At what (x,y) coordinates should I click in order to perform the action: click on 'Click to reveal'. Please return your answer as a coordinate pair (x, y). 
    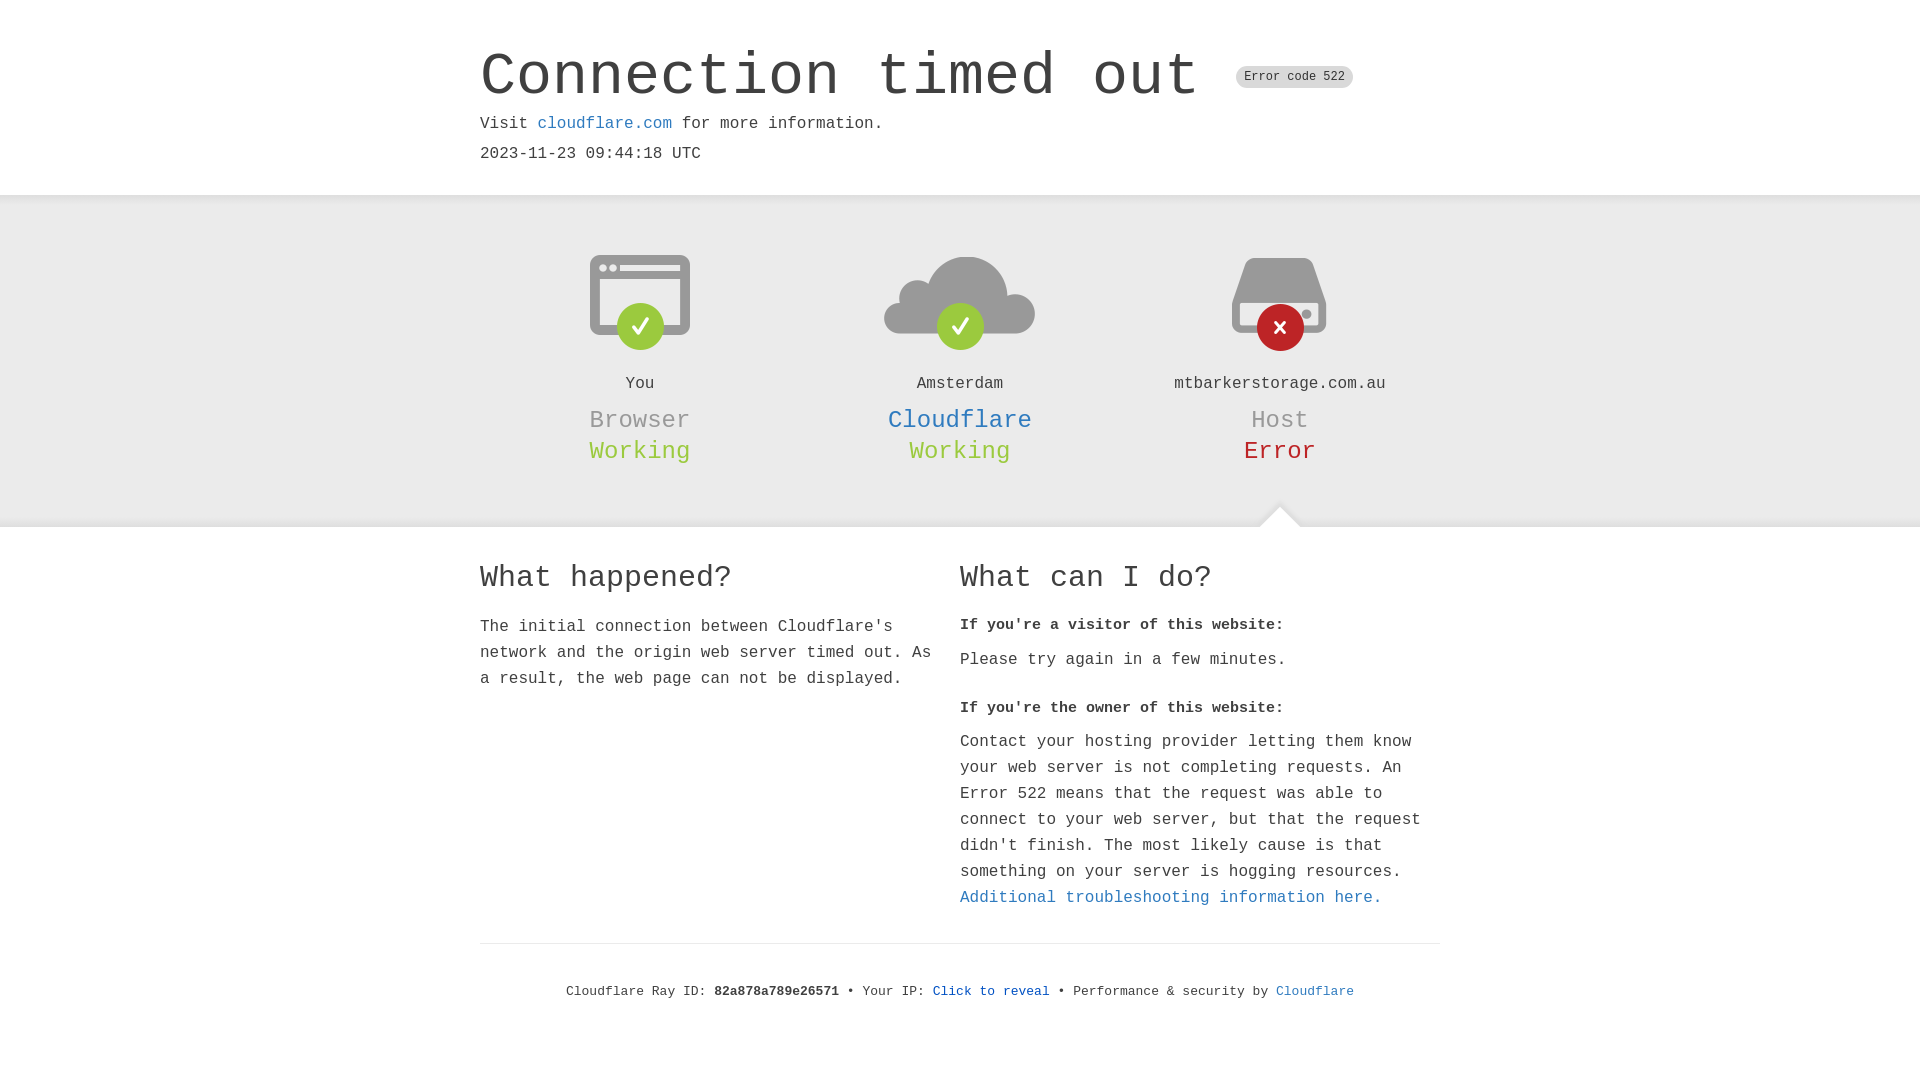
    Looking at the image, I should click on (991, 991).